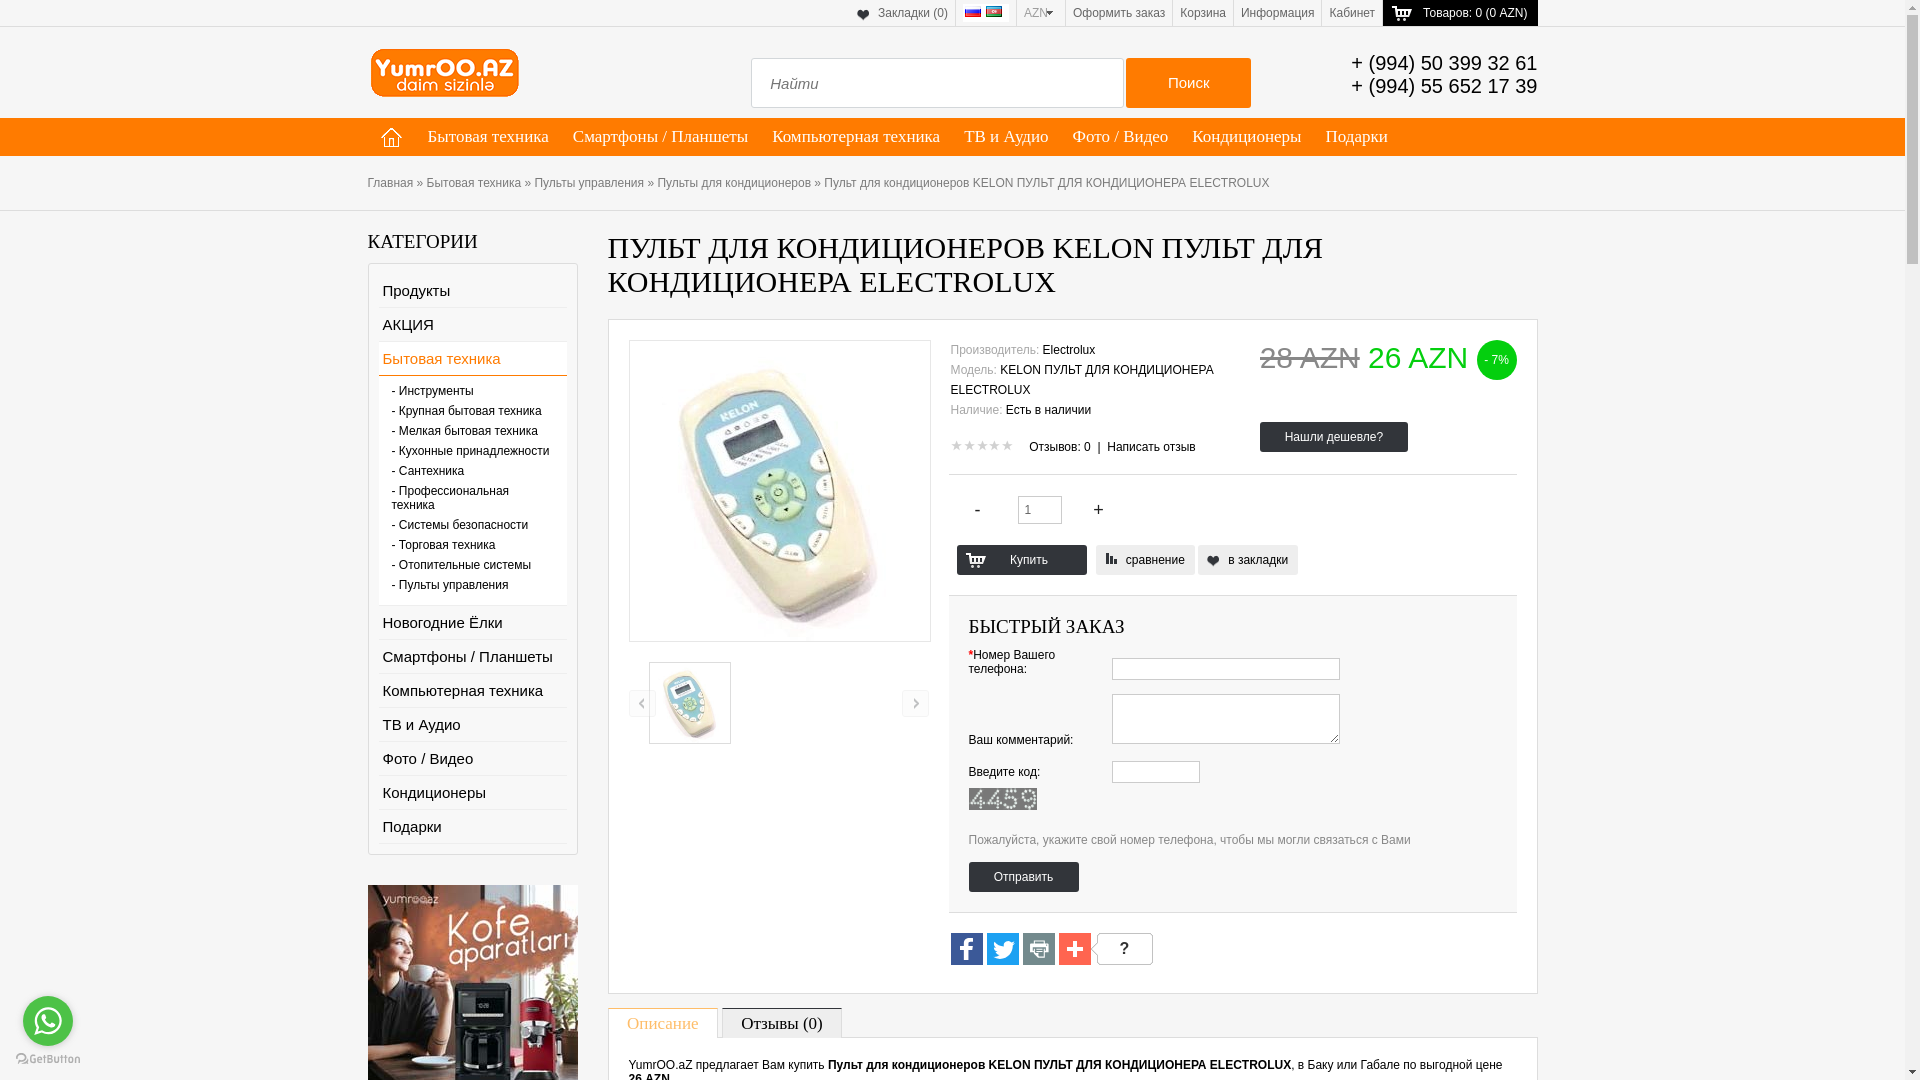 Image resolution: width=1920 pixels, height=1080 pixels. I want to click on 'Russian', so click(973, 11).